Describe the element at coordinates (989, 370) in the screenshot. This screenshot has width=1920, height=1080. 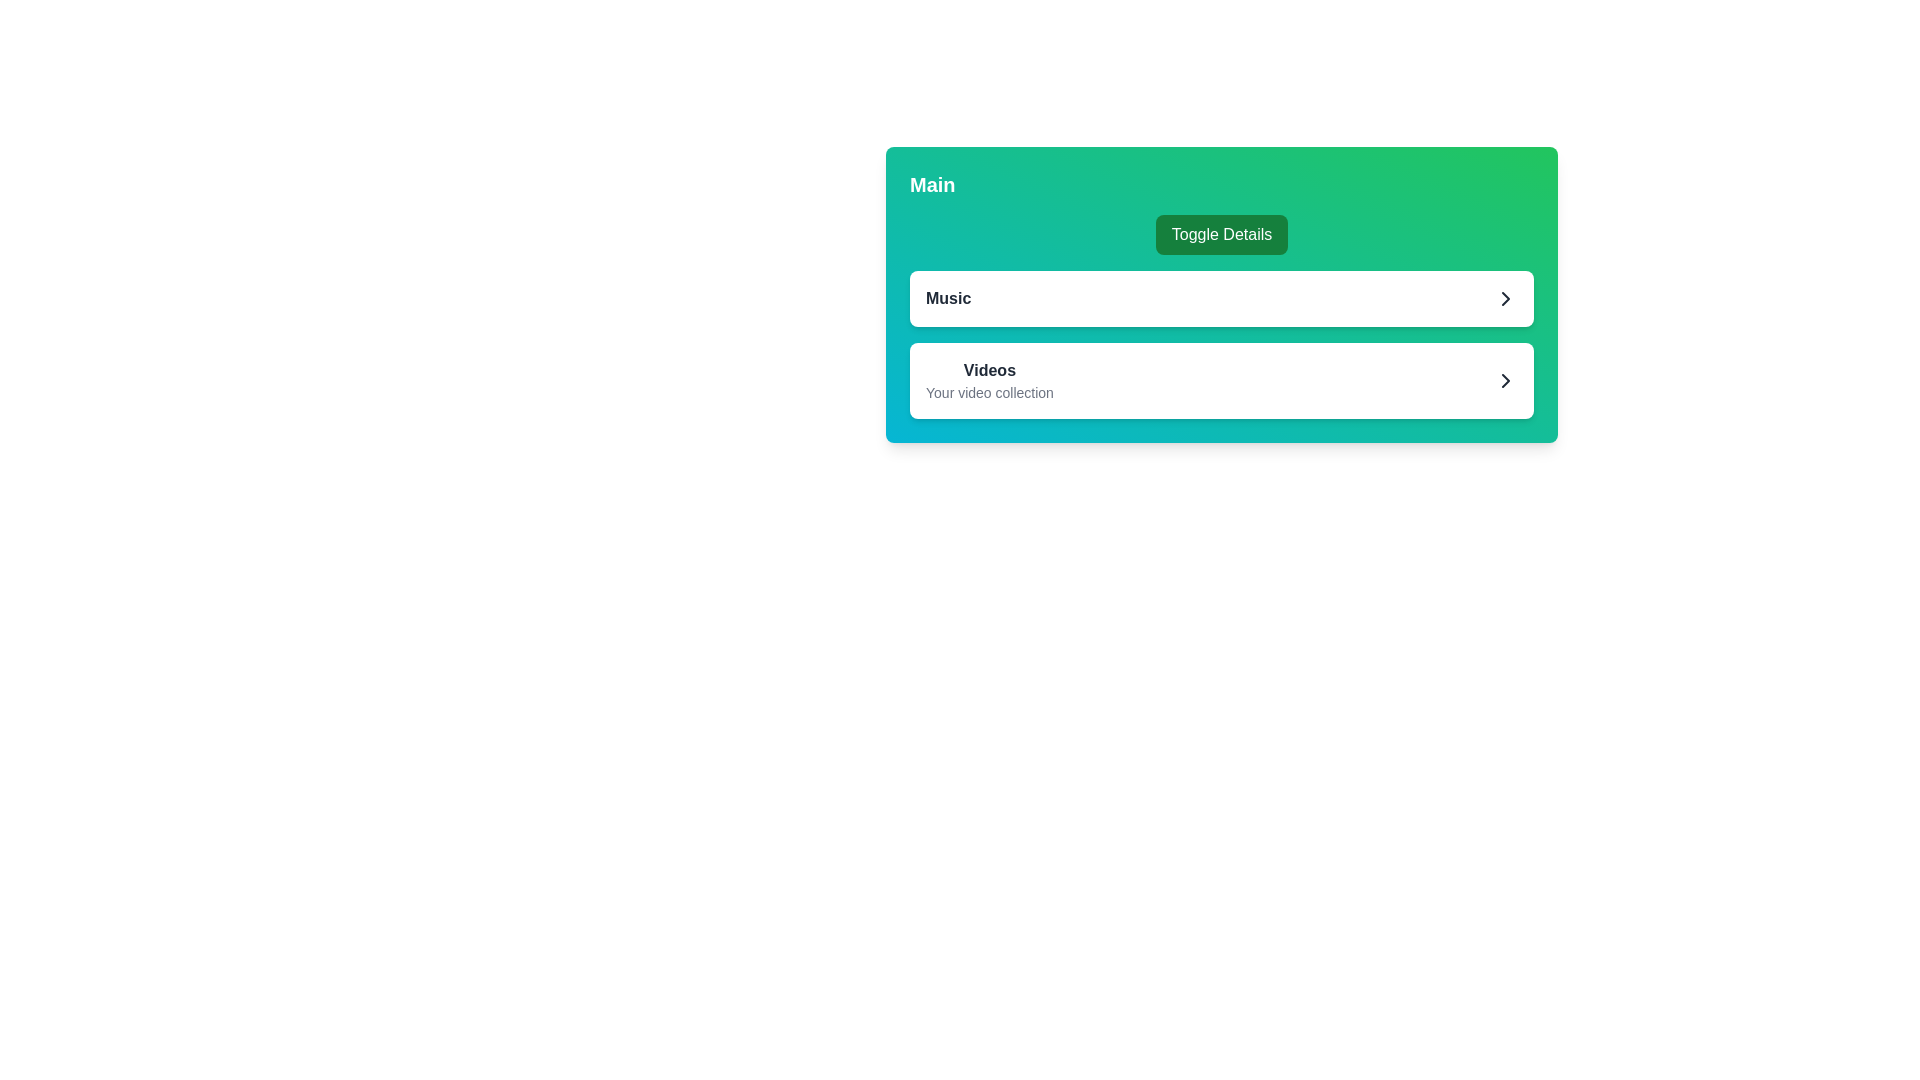
I see `the bold text label that reads 'Videos', which is styled in a darker shade of gray and positioned above the description text 'Your video collection'` at that location.